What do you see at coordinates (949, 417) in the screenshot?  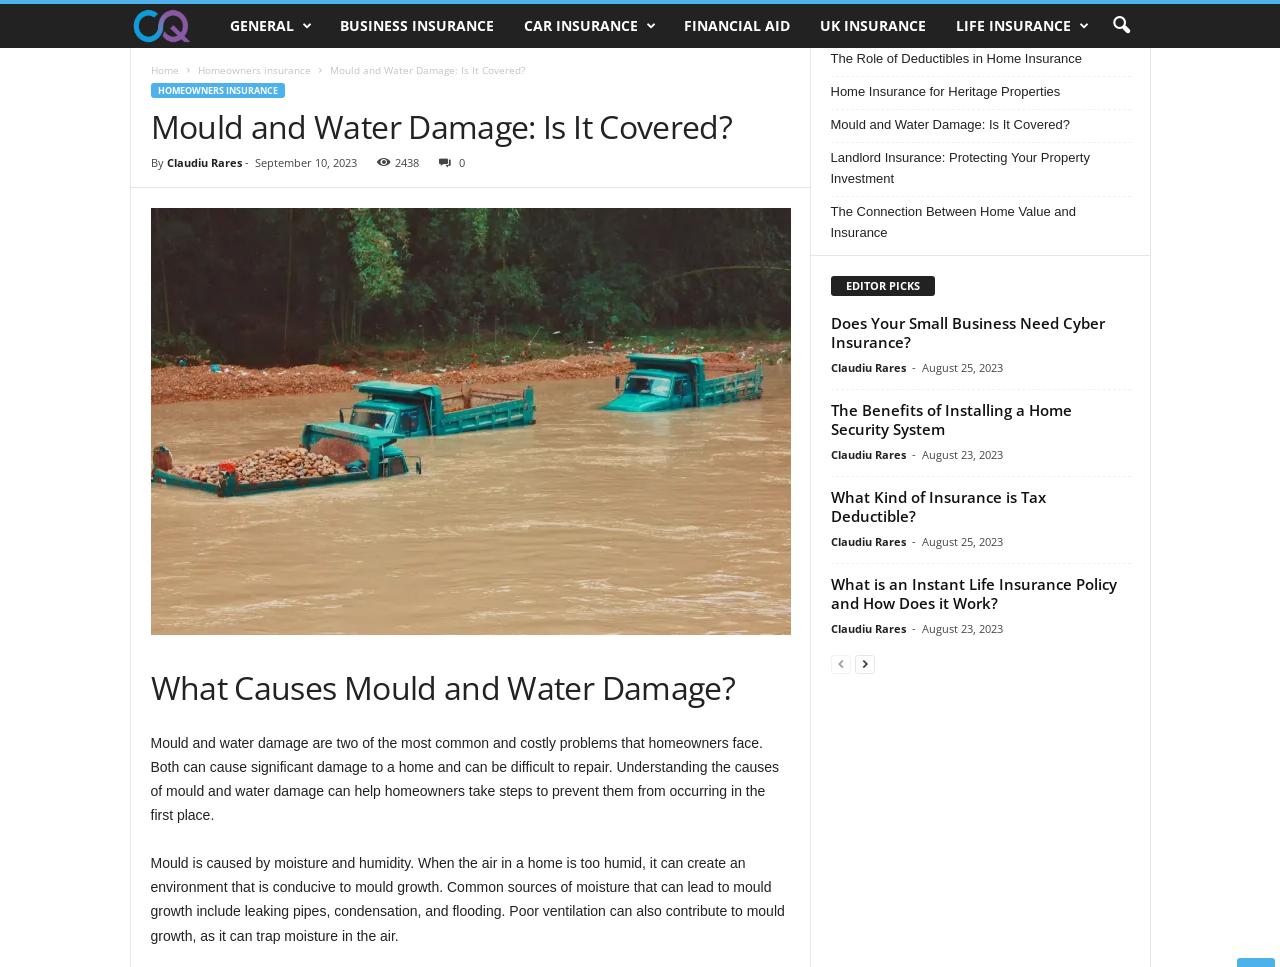 I see `'The Benefits of Installing a Home Security System'` at bounding box center [949, 417].